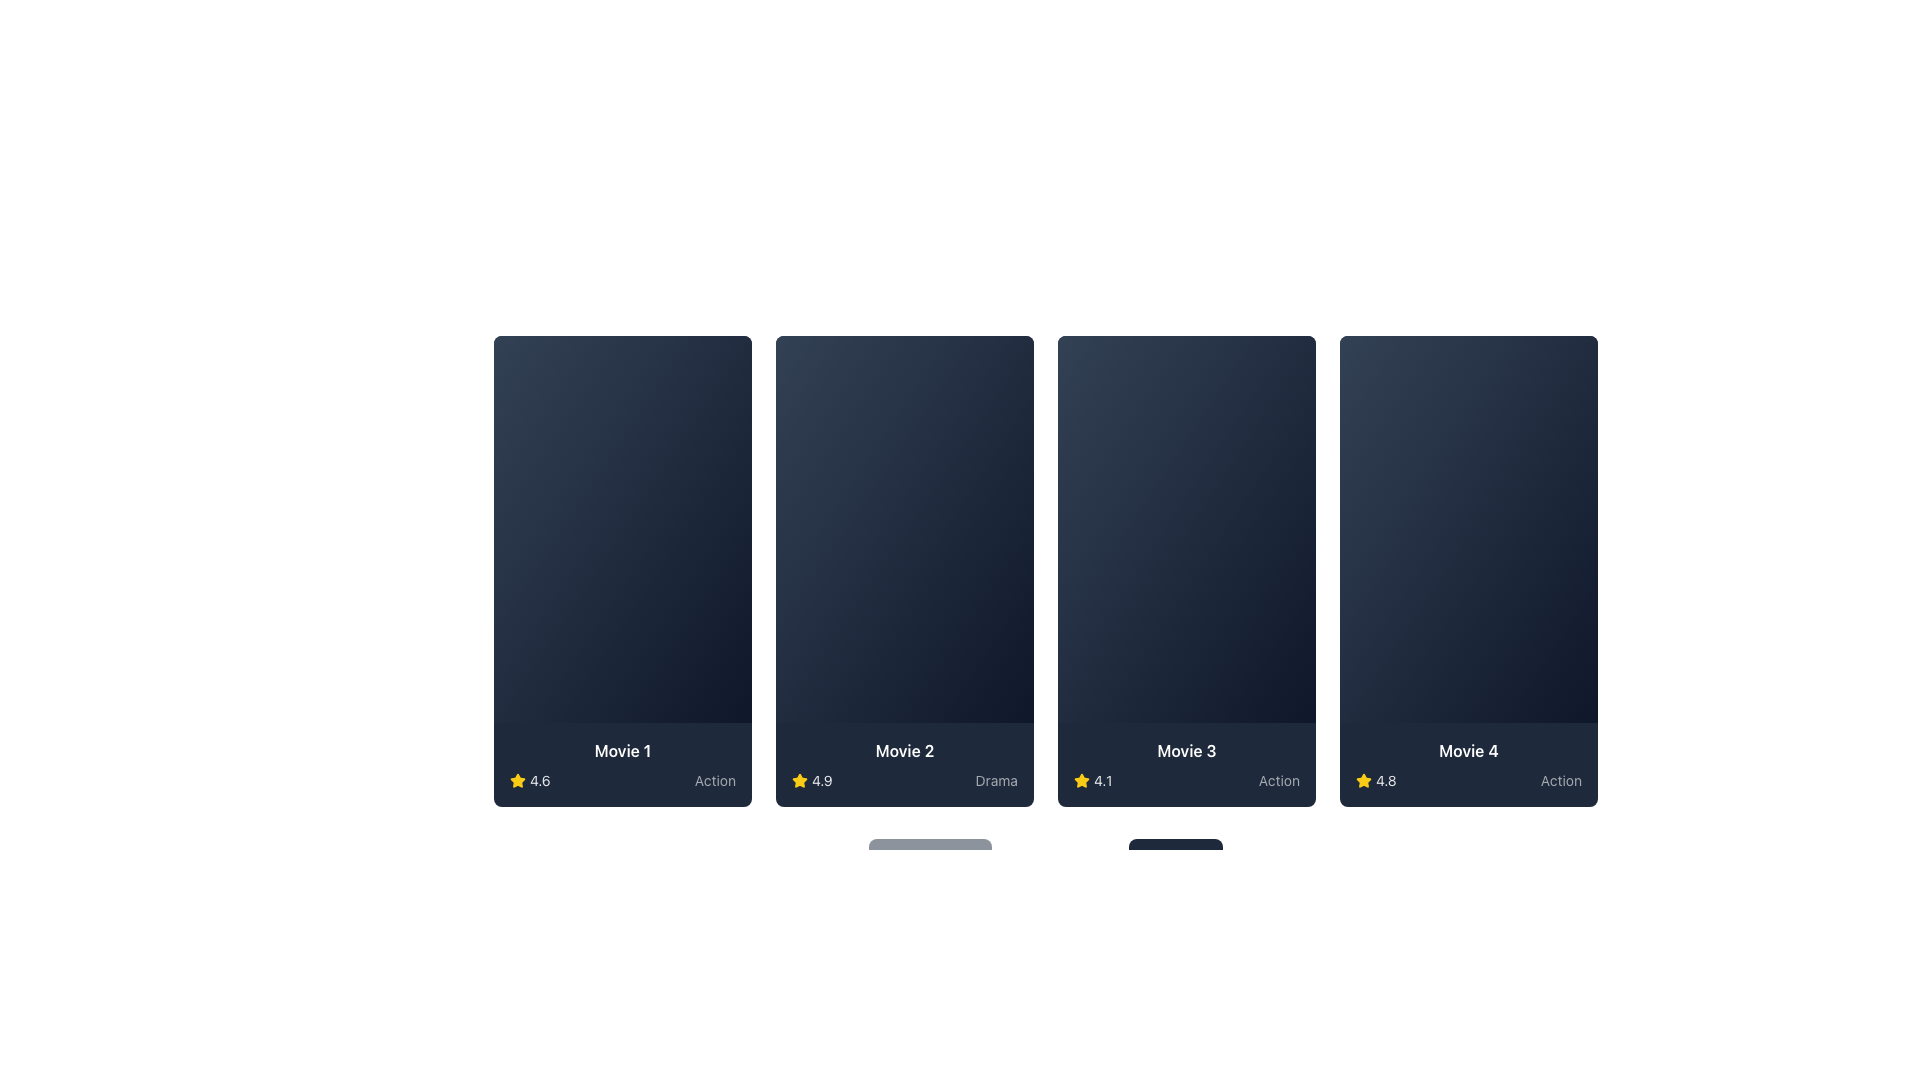  Describe the element at coordinates (1092, 779) in the screenshot. I see `the informational text label '4.1' located at the lower-left corner of the third movie card` at that location.